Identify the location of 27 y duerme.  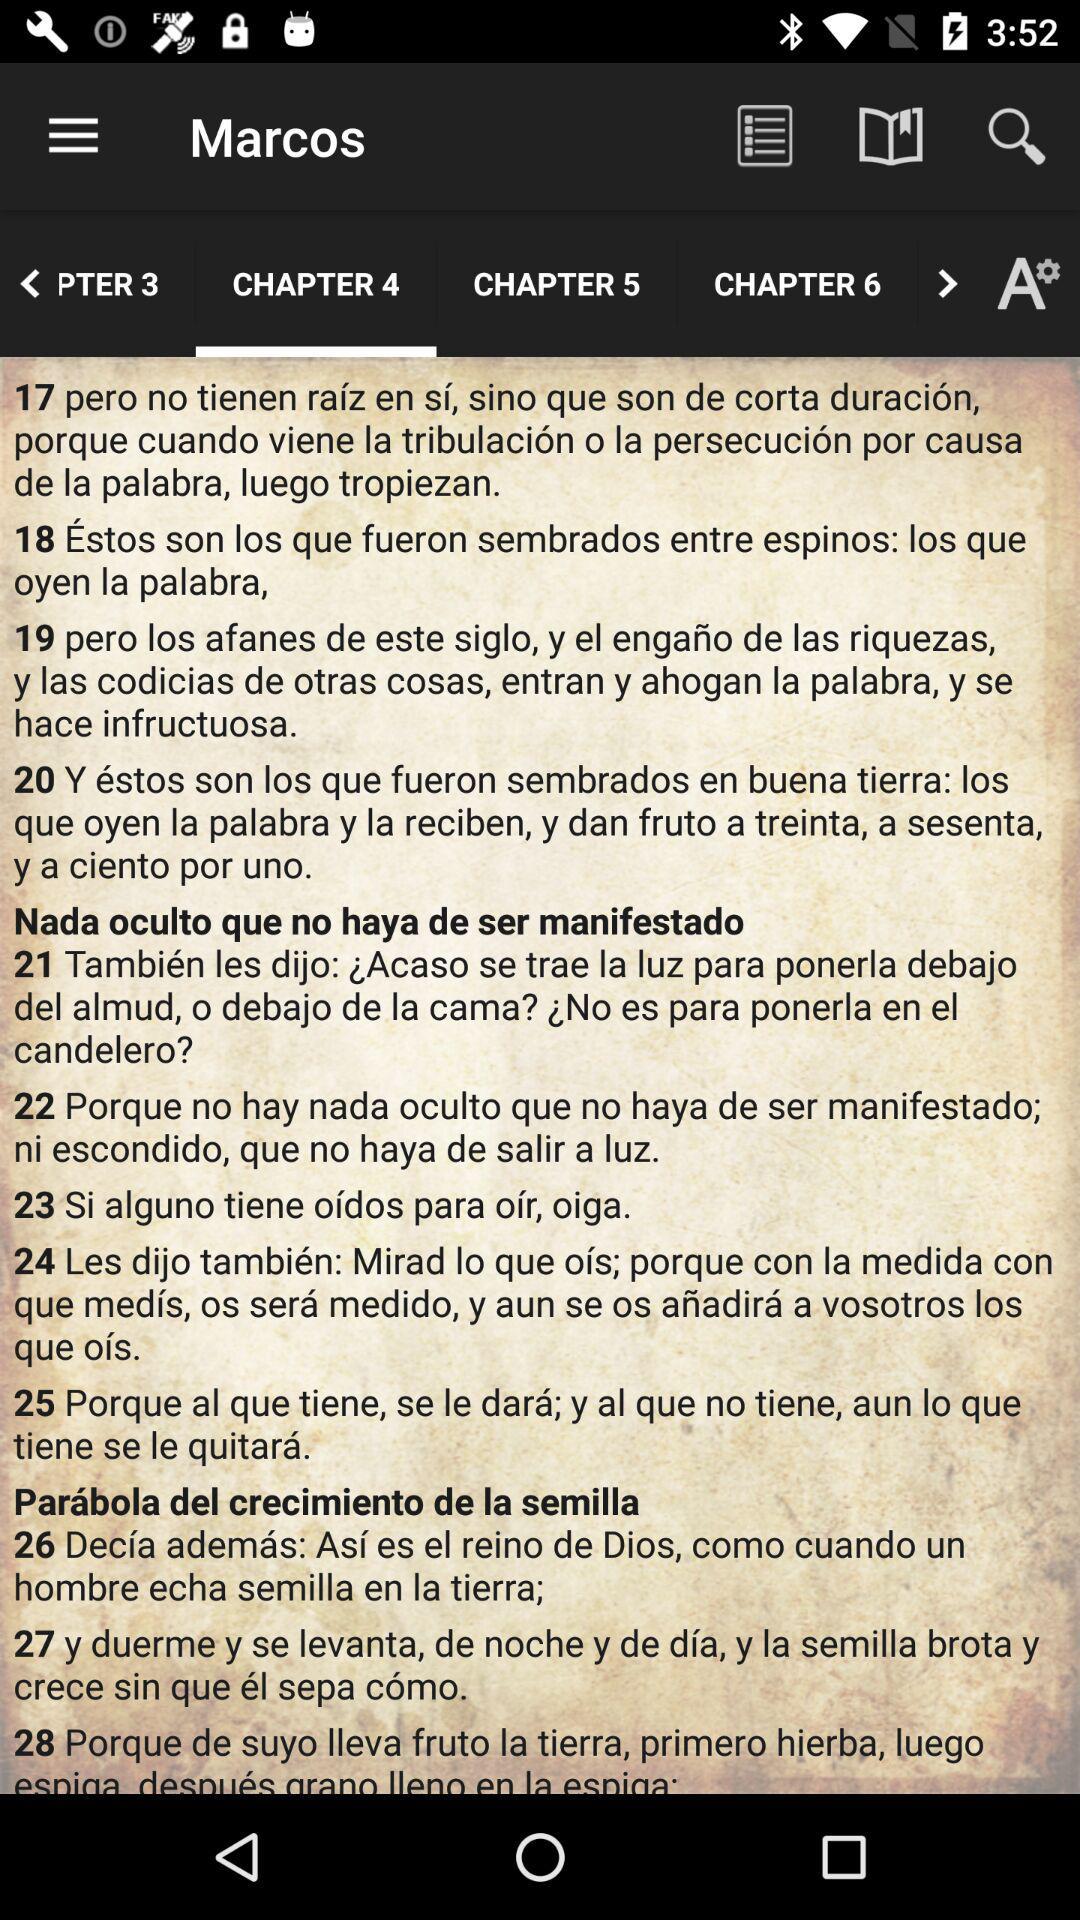
(540, 1663).